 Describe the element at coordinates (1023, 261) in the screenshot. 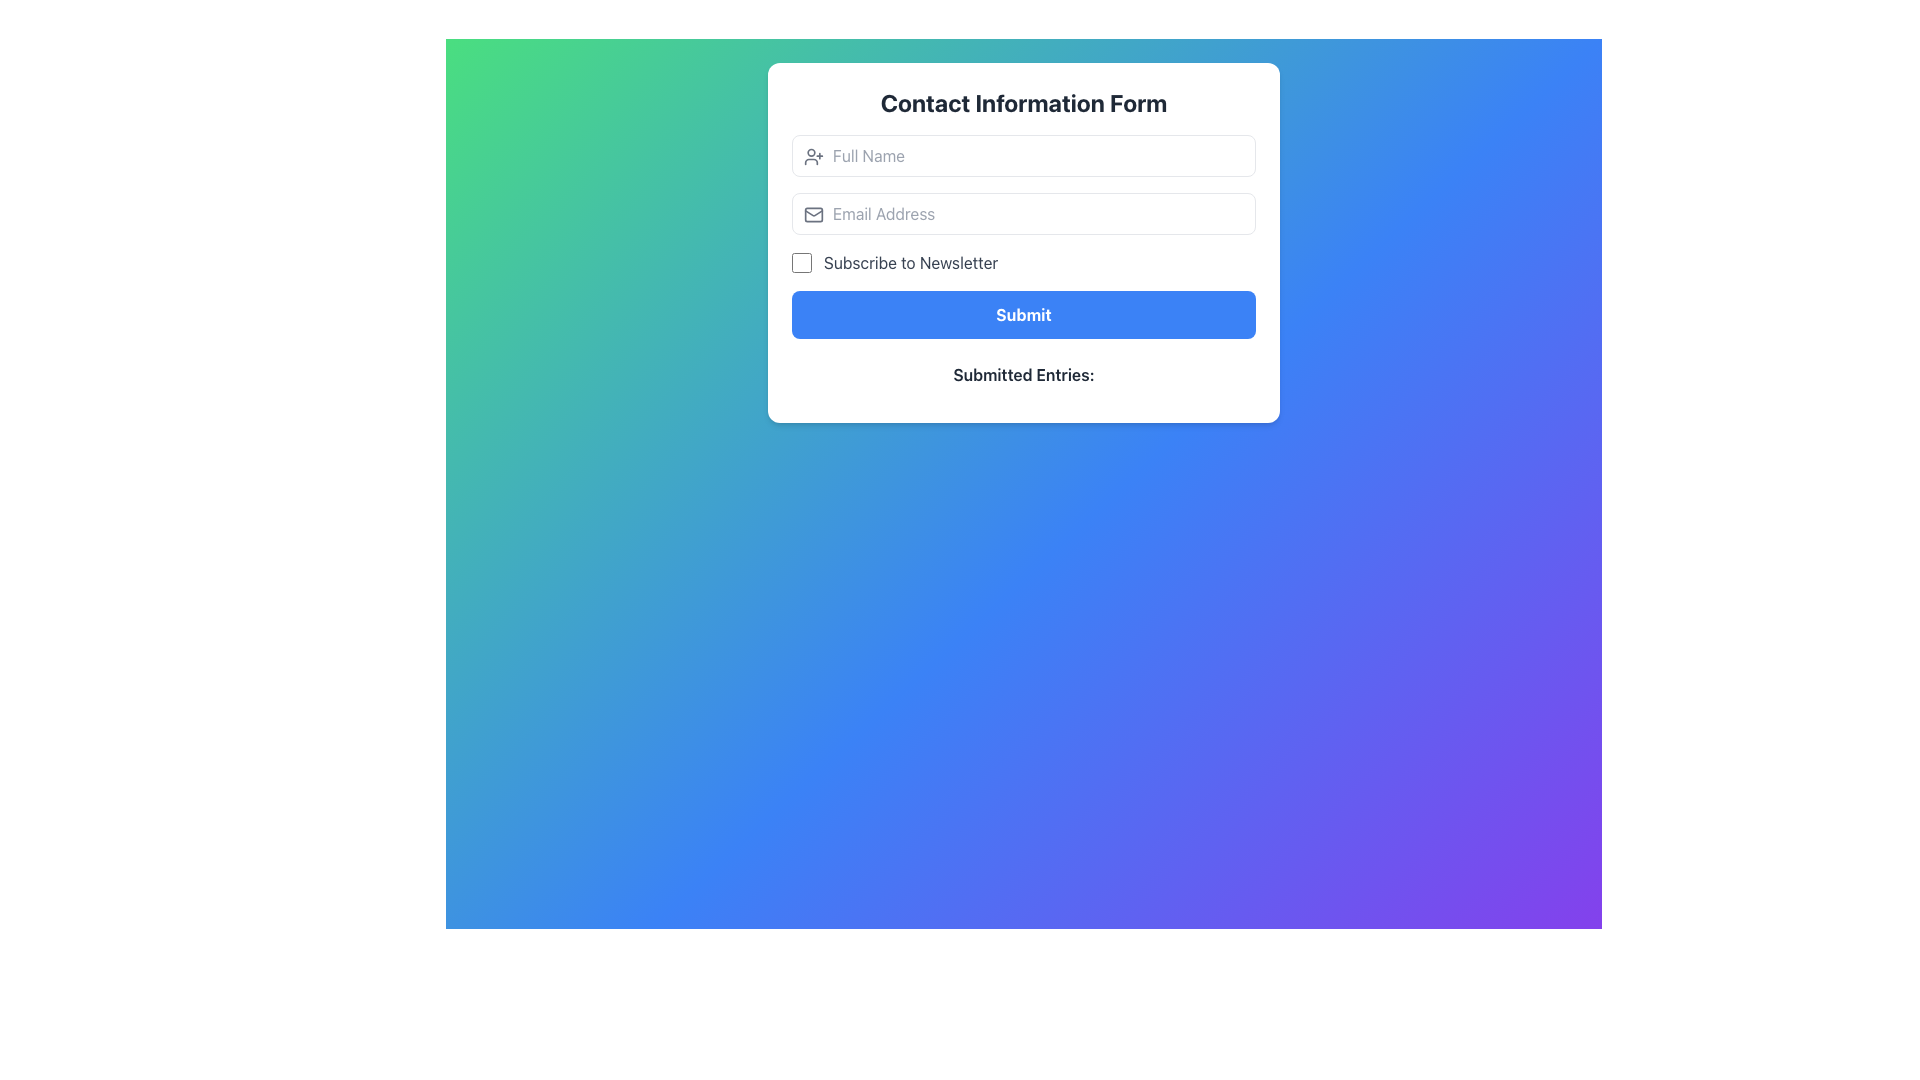

I see `the checkbox labeled 'Subscribe to Newsletter'` at that location.